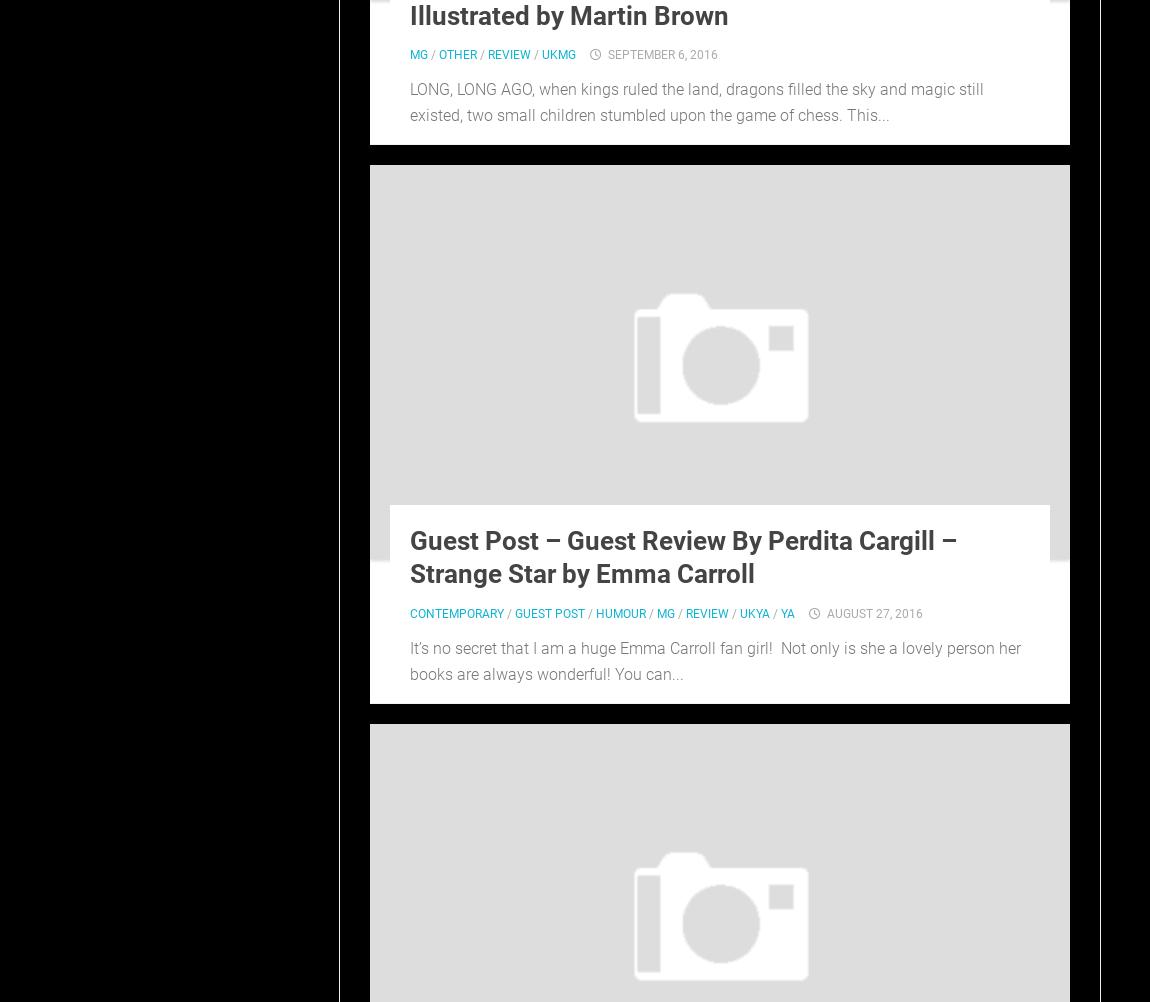  I want to click on 'August 27, 2016', so click(875, 613).